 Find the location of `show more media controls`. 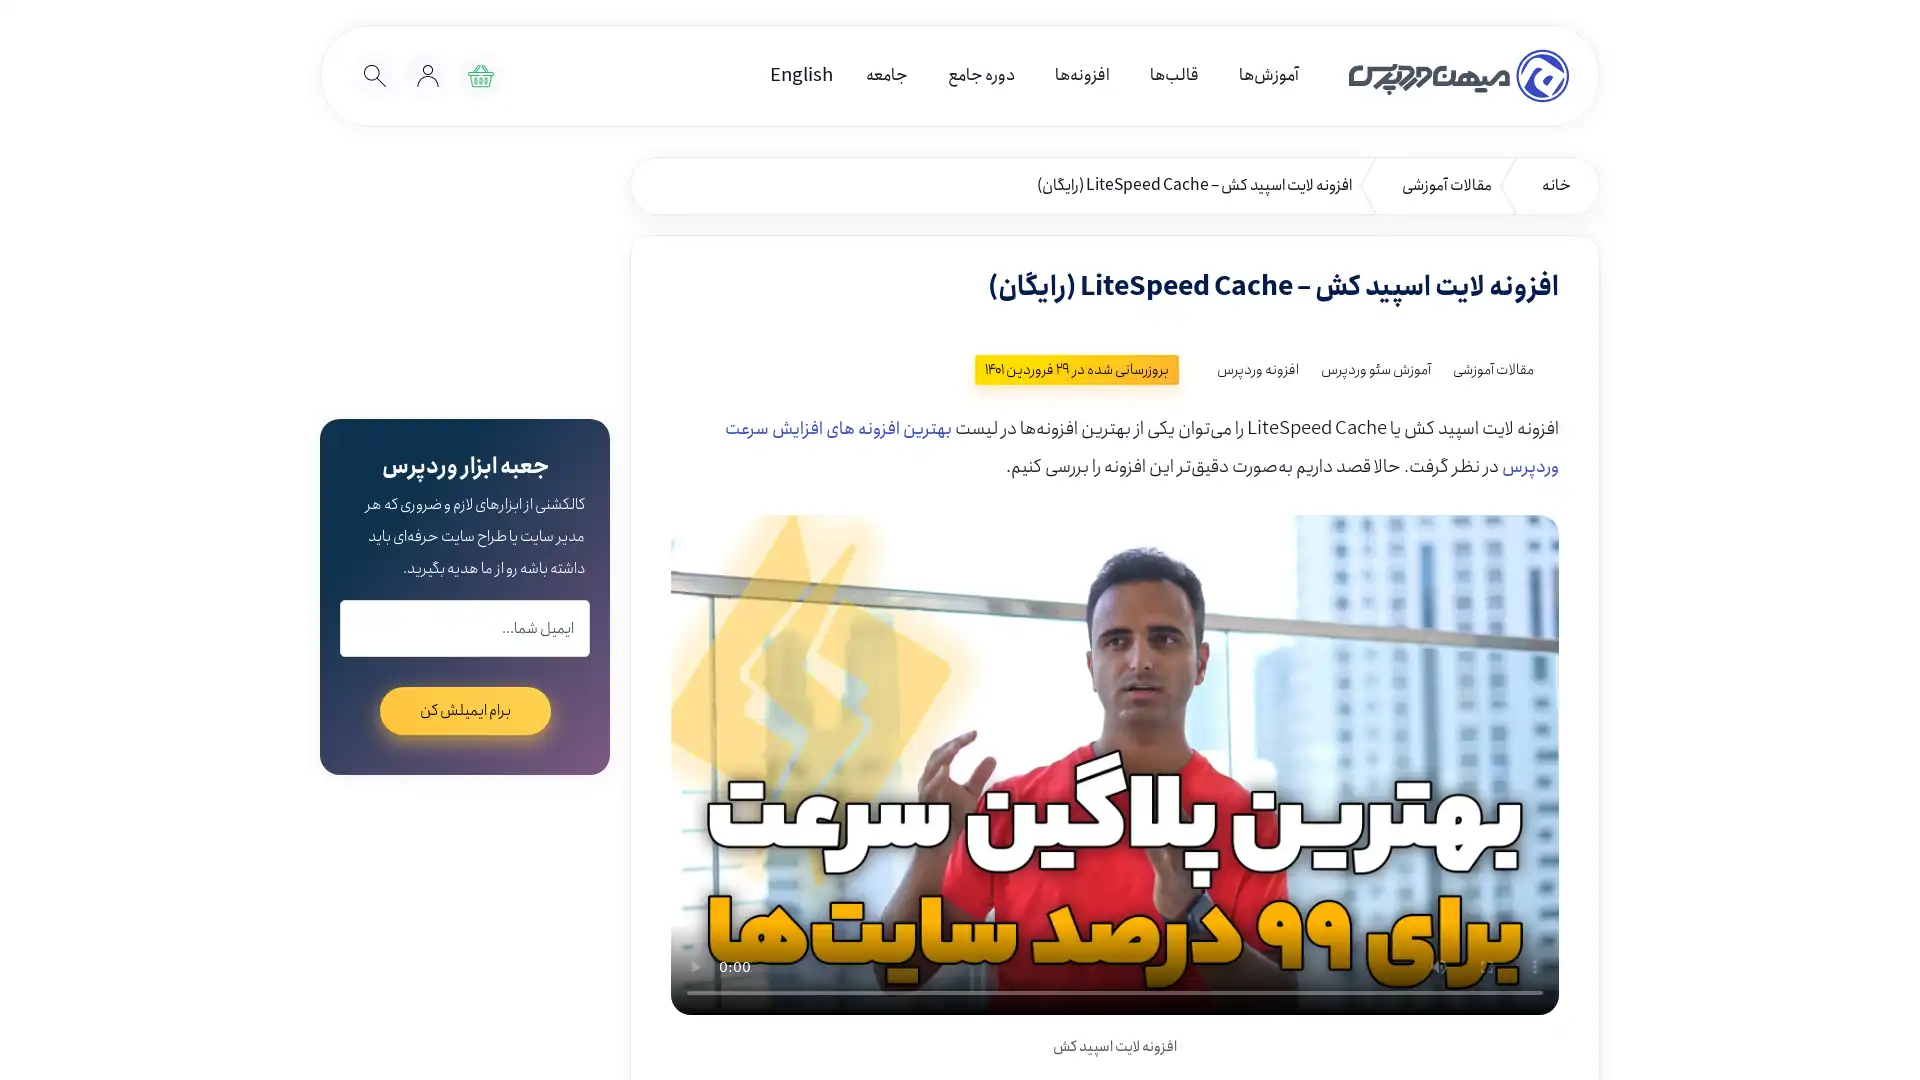

show more media controls is located at coordinates (1534, 964).